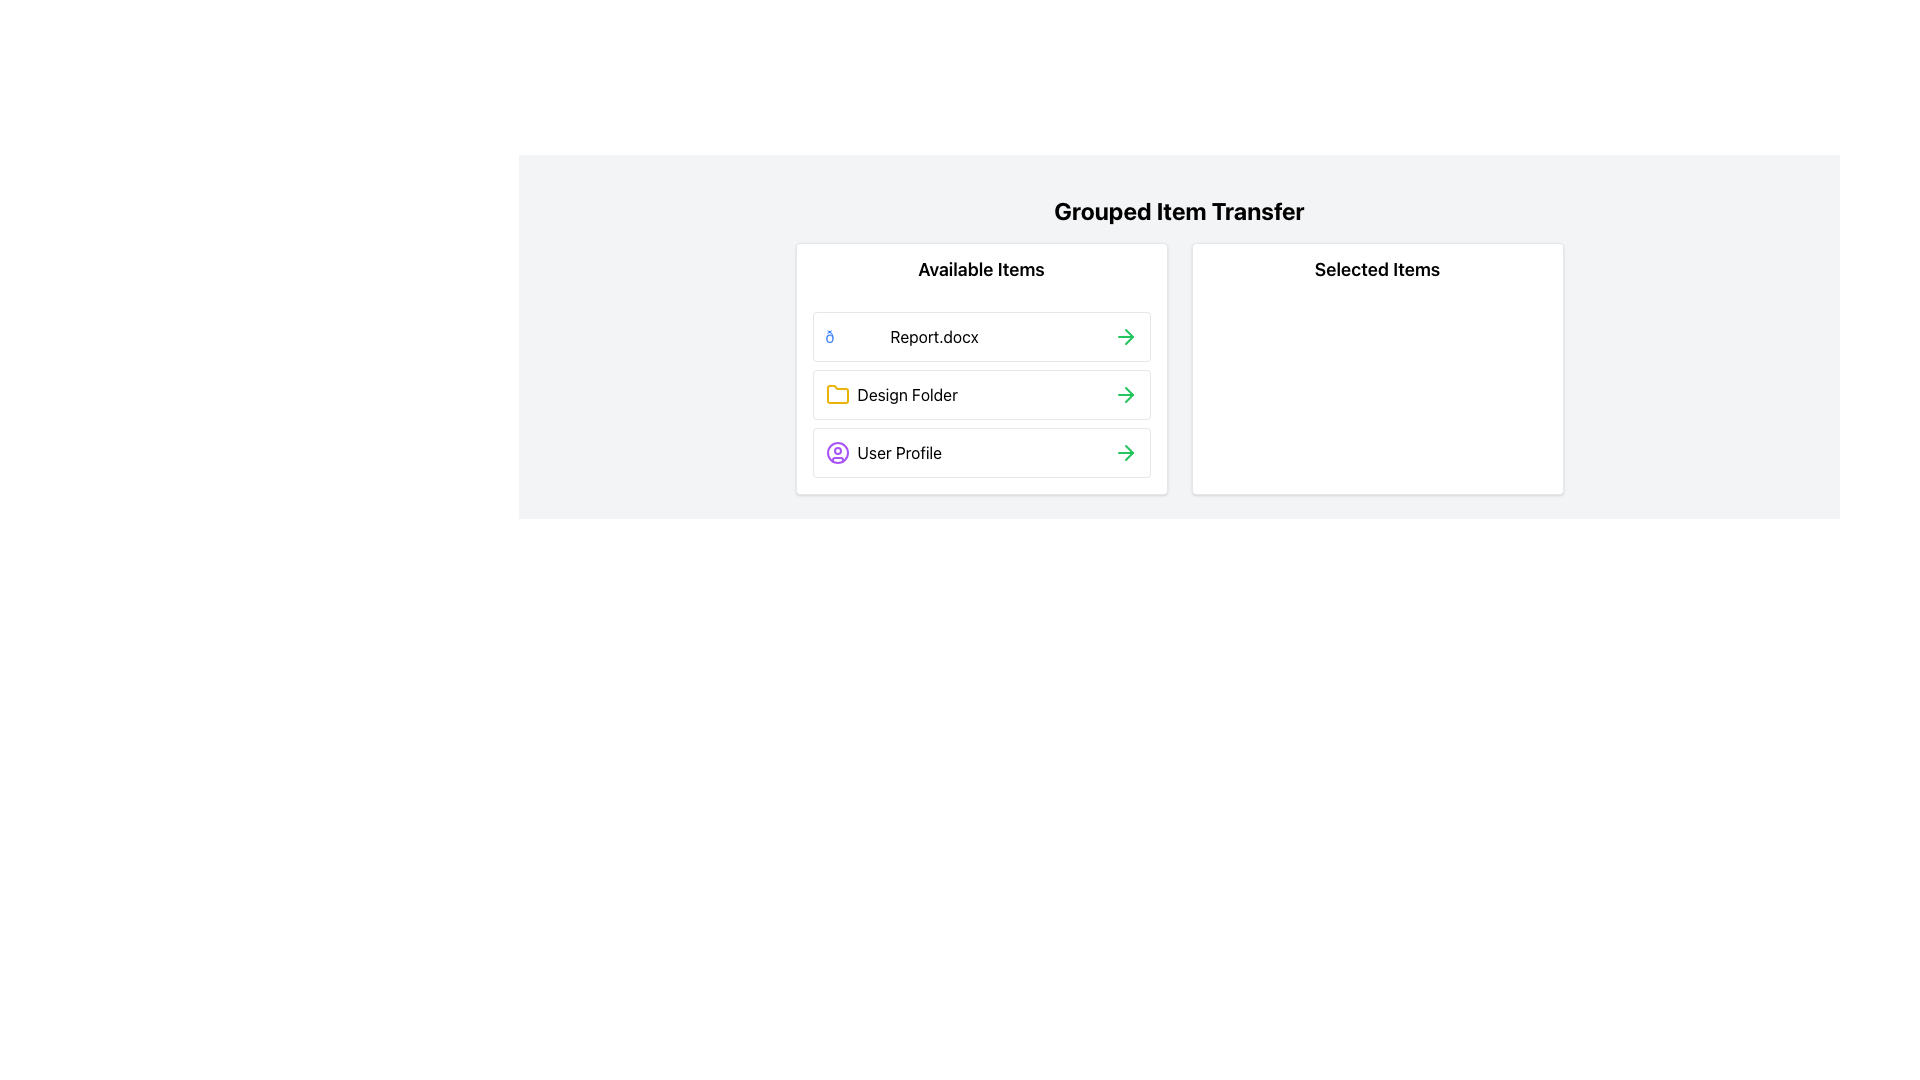 This screenshot has height=1080, width=1920. Describe the element at coordinates (1128, 394) in the screenshot. I see `the tip of the rightward-pointing arrow icon associated with the 'Report.docx' item in the 'Available Items' list` at that location.